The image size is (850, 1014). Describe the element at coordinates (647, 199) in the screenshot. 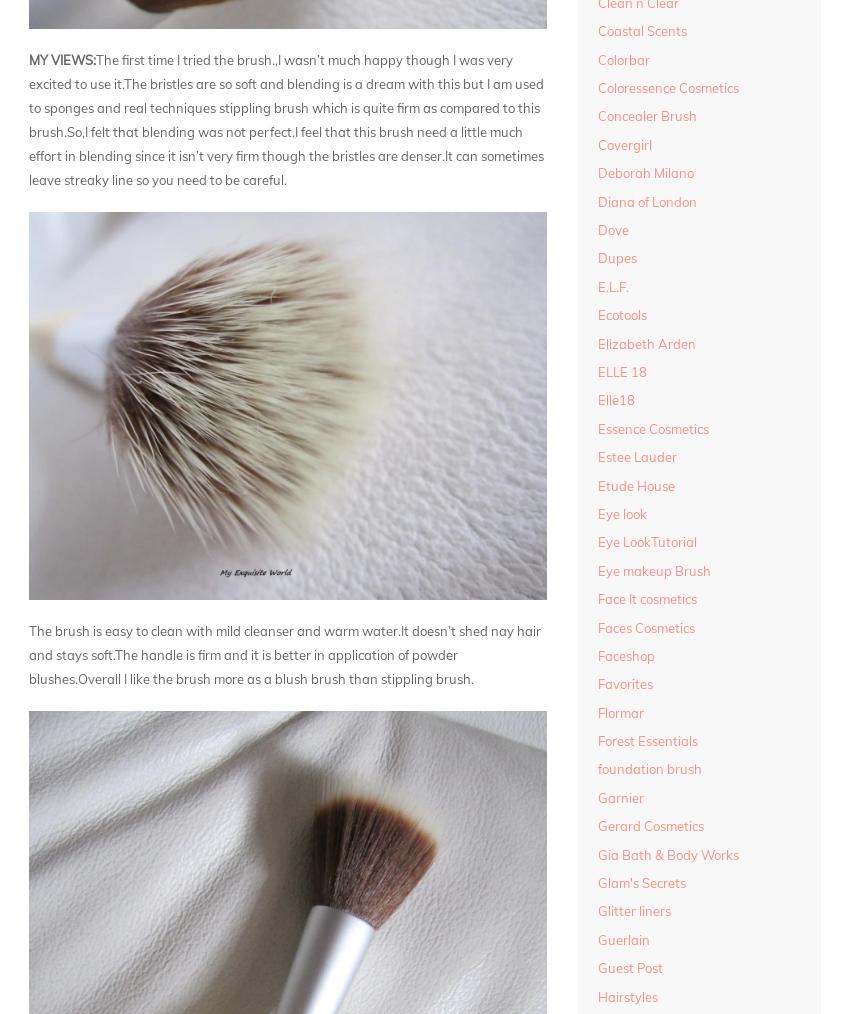

I see `'Diana of London'` at that location.